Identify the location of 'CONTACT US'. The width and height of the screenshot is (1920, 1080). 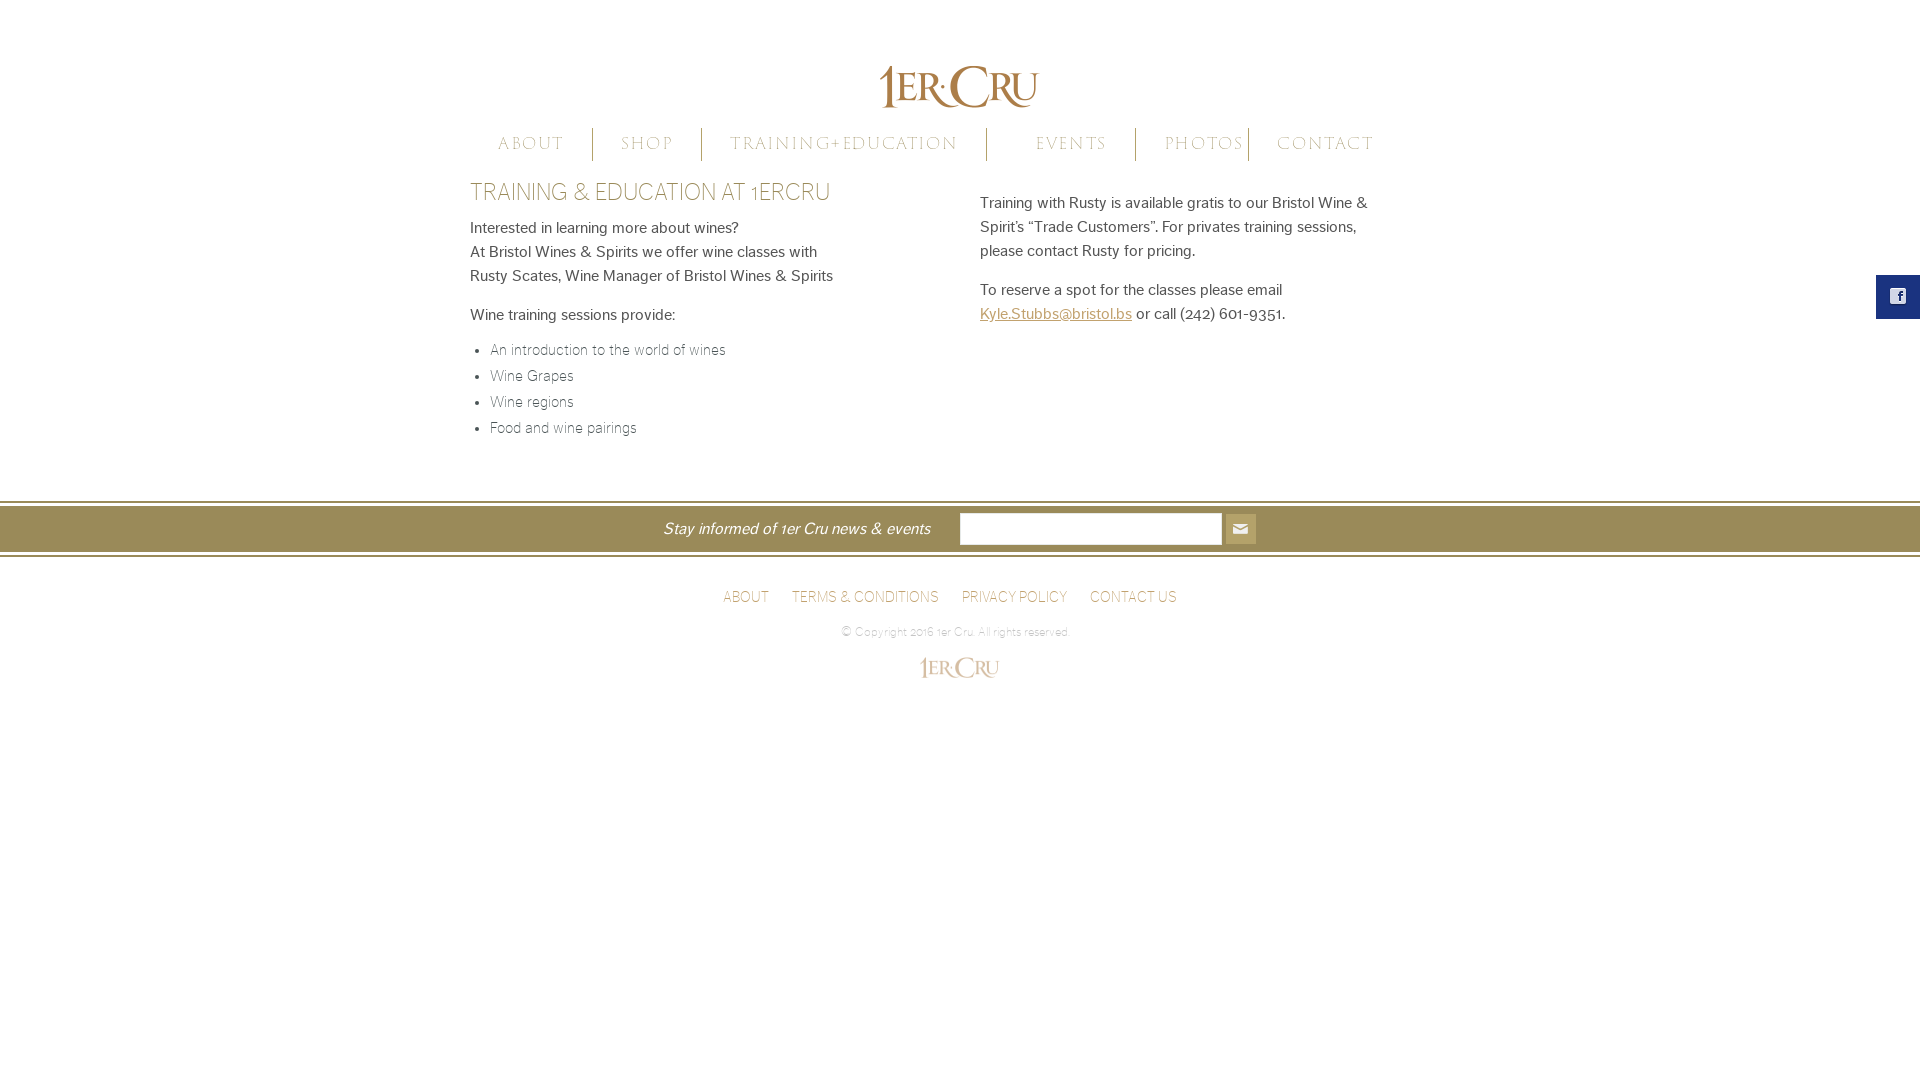
(1088, 596).